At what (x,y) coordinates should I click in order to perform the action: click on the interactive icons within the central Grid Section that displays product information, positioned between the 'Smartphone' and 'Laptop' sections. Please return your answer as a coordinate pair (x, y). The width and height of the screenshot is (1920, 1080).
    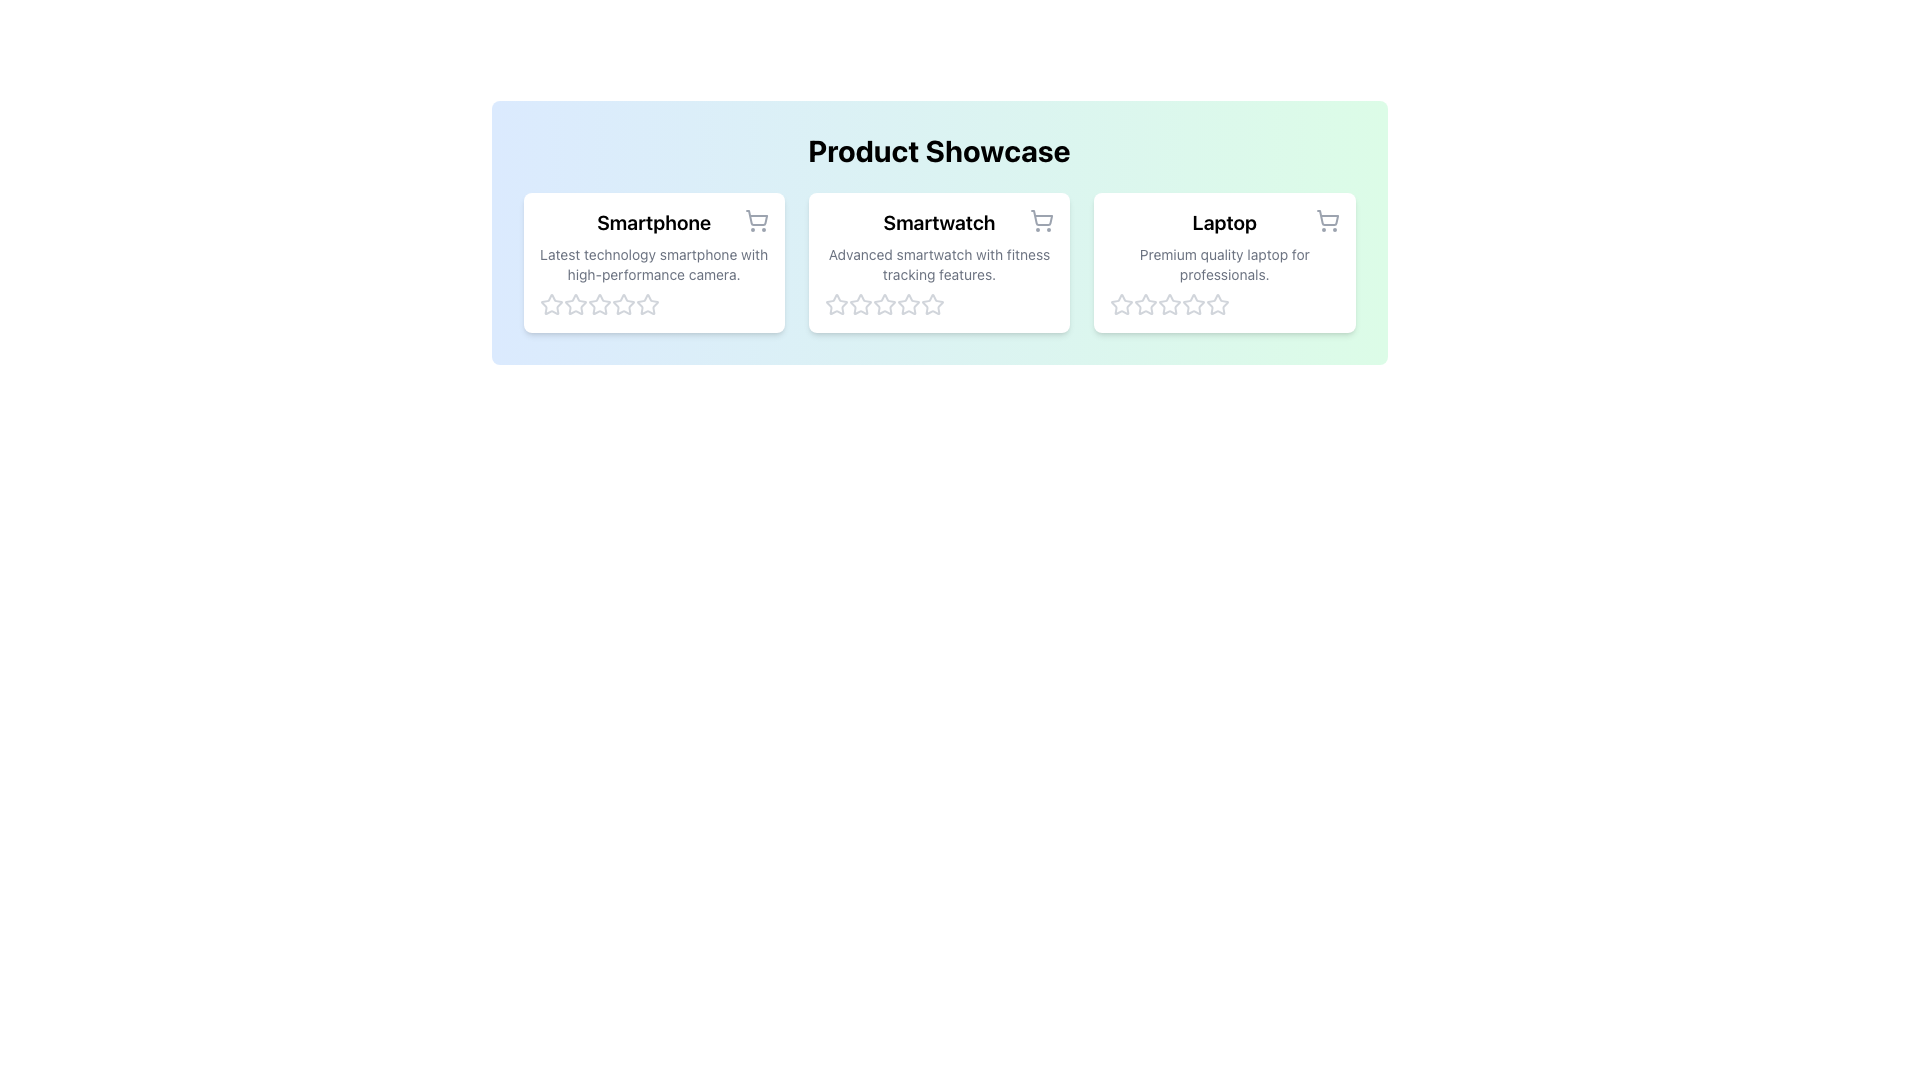
    Looking at the image, I should click on (938, 261).